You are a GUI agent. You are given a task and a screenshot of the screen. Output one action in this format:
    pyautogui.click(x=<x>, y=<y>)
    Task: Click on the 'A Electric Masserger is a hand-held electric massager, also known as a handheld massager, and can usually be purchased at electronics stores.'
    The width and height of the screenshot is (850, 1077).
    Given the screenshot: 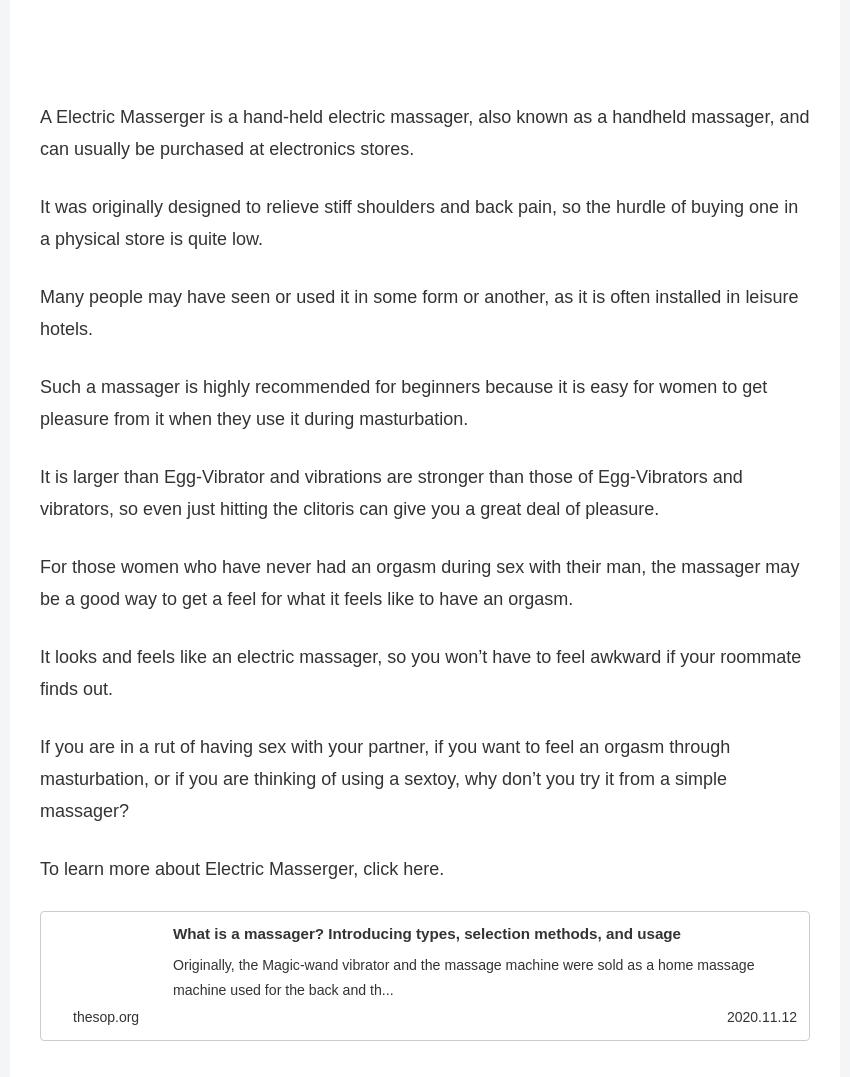 What is the action you would take?
    pyautogui.click(x=424, y=140)
    